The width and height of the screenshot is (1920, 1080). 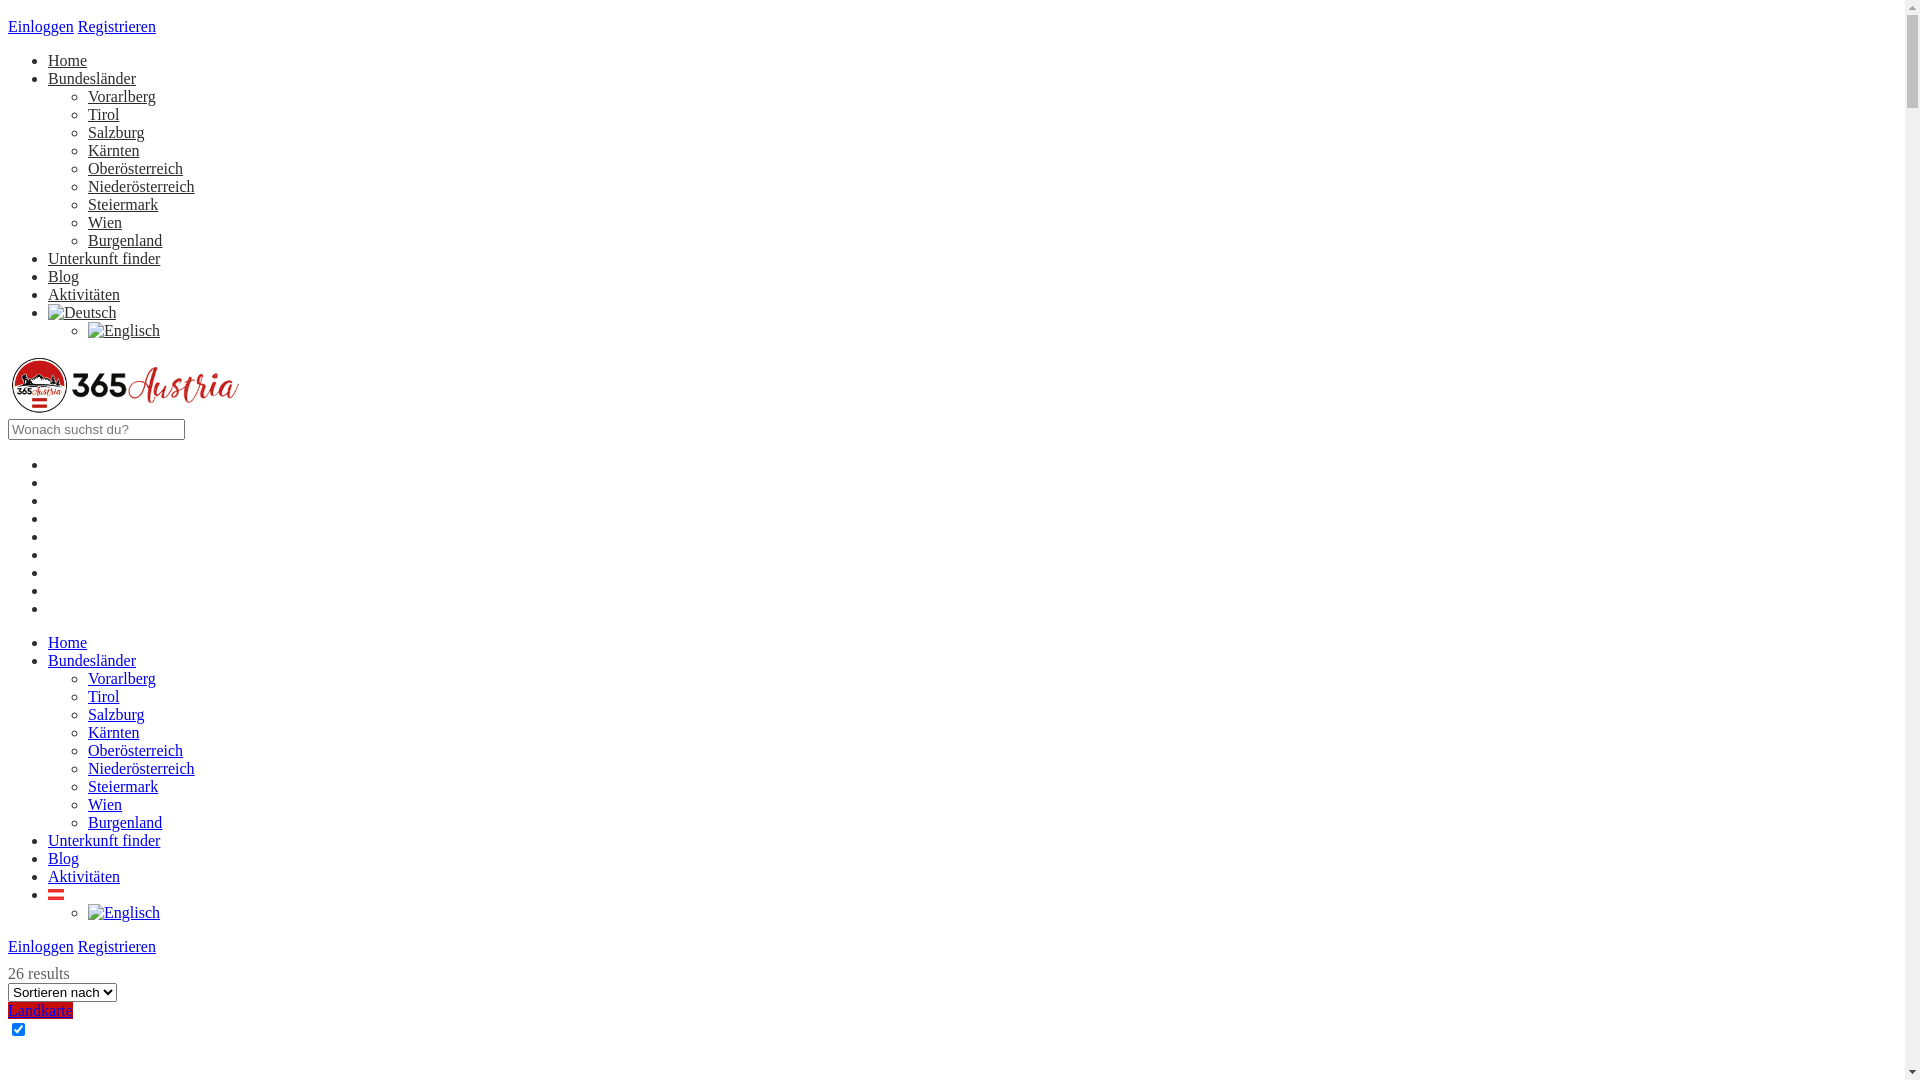 I want to click on 'Einloggen', so click(x=41, y=901).